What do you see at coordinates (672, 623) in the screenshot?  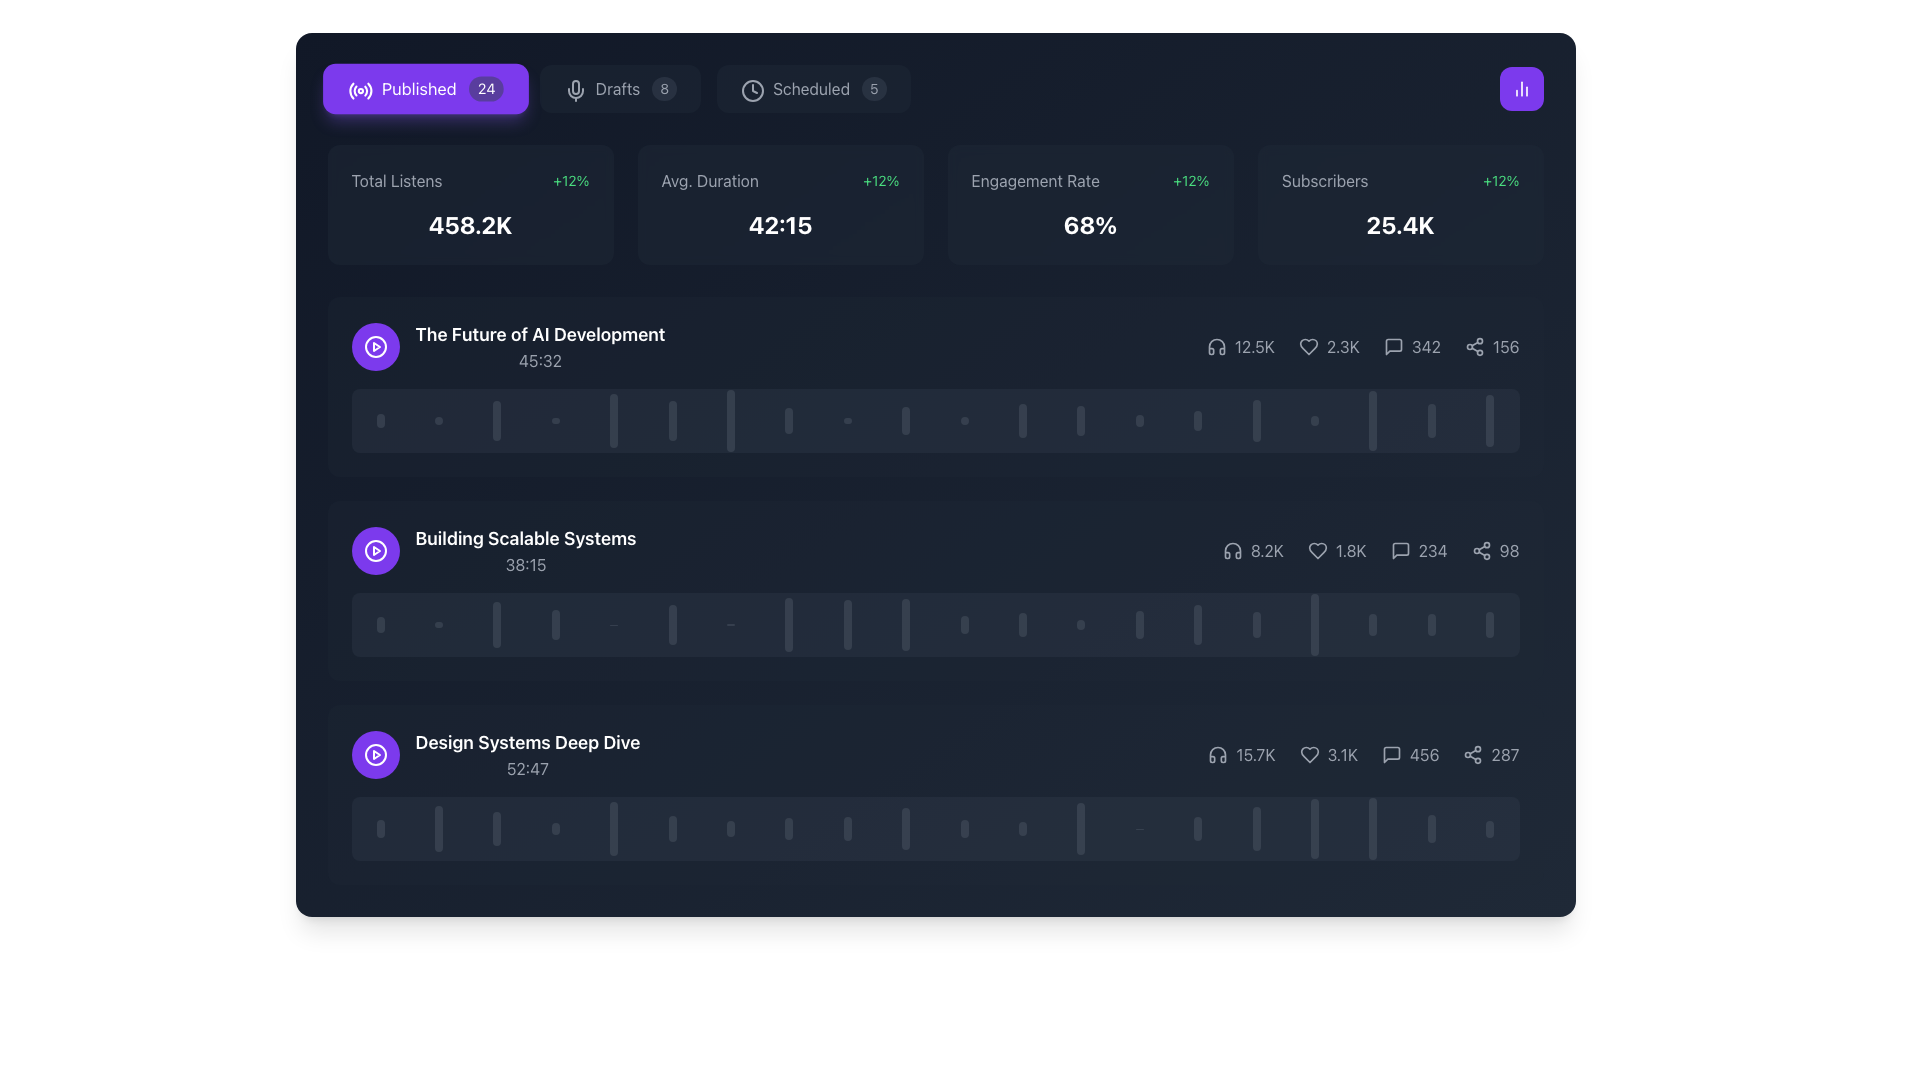 I see `the sixth vertical progress bar segment in the middle row of the interface, which acts as a graphical indicator` at bounding box center [672, 623].